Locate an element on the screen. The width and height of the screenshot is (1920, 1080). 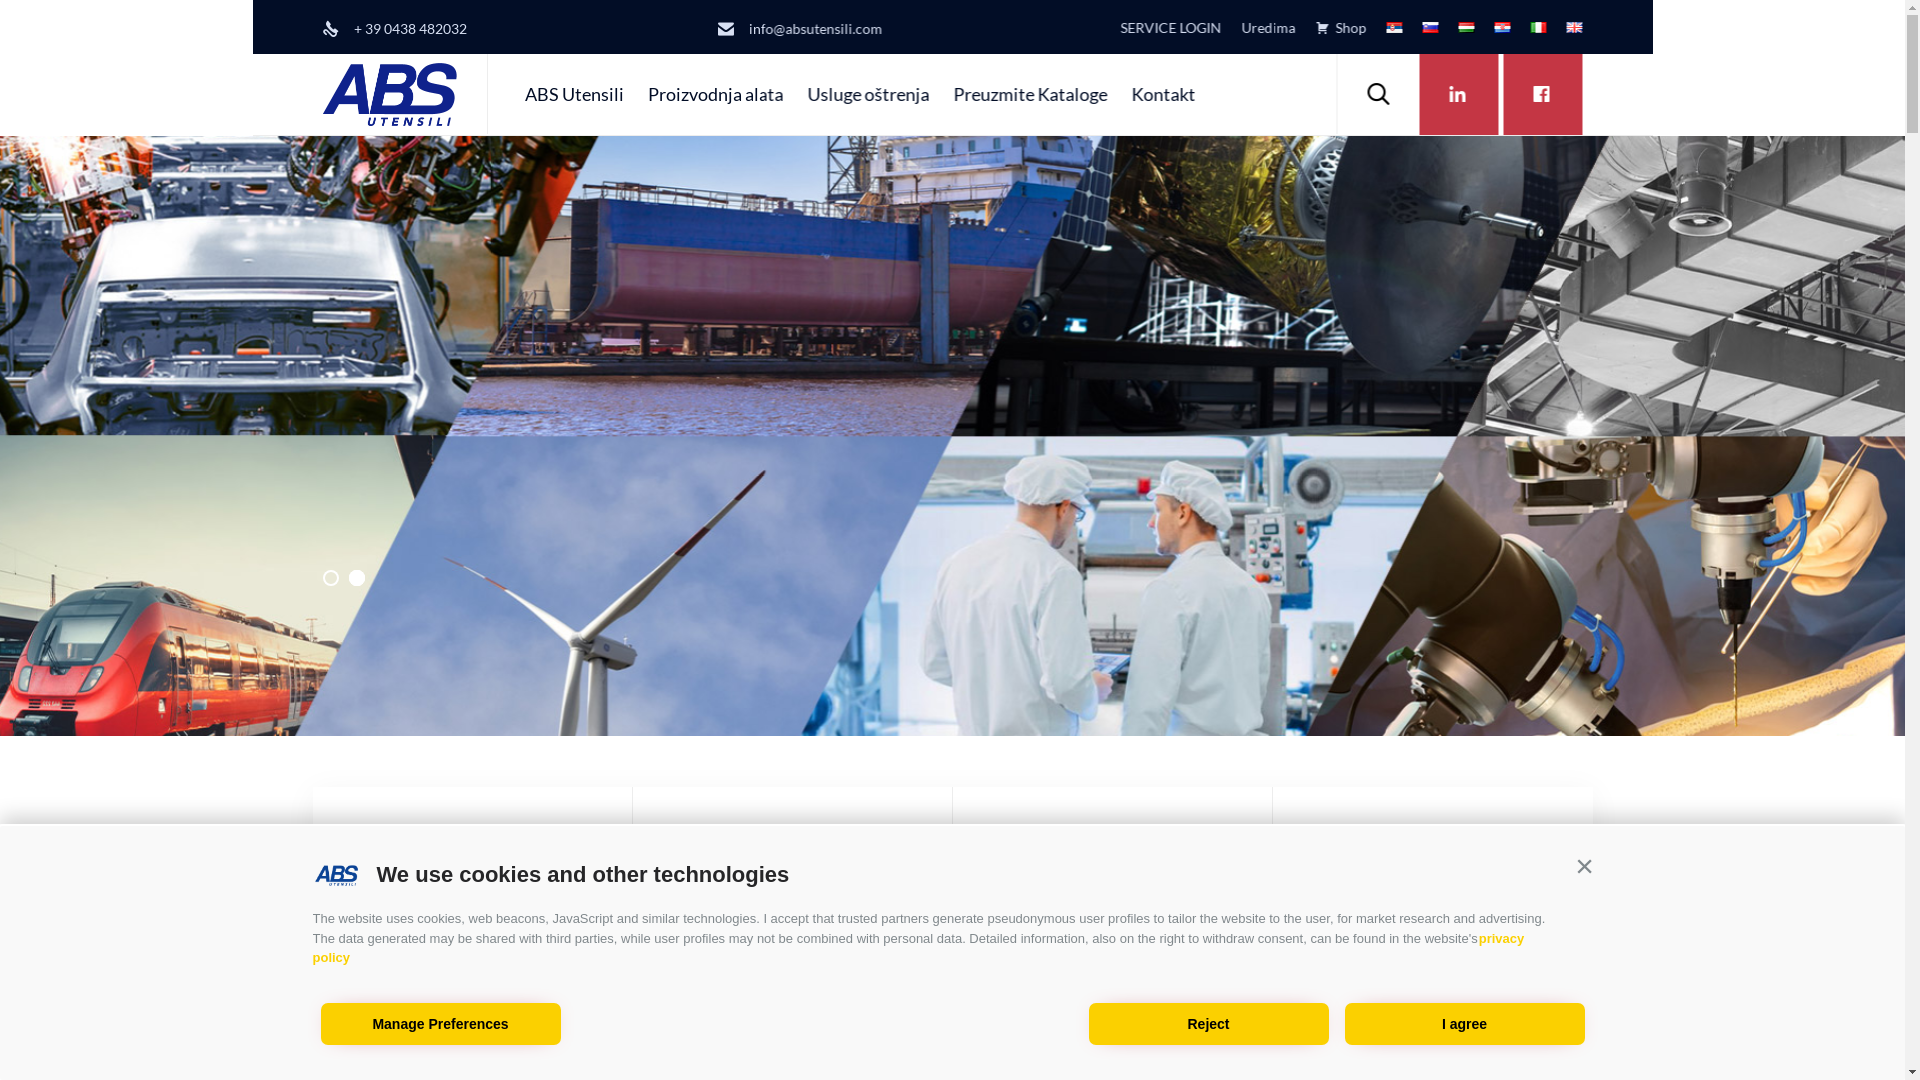
'Proizvodnja alata' is located at coordinates (715, 93).